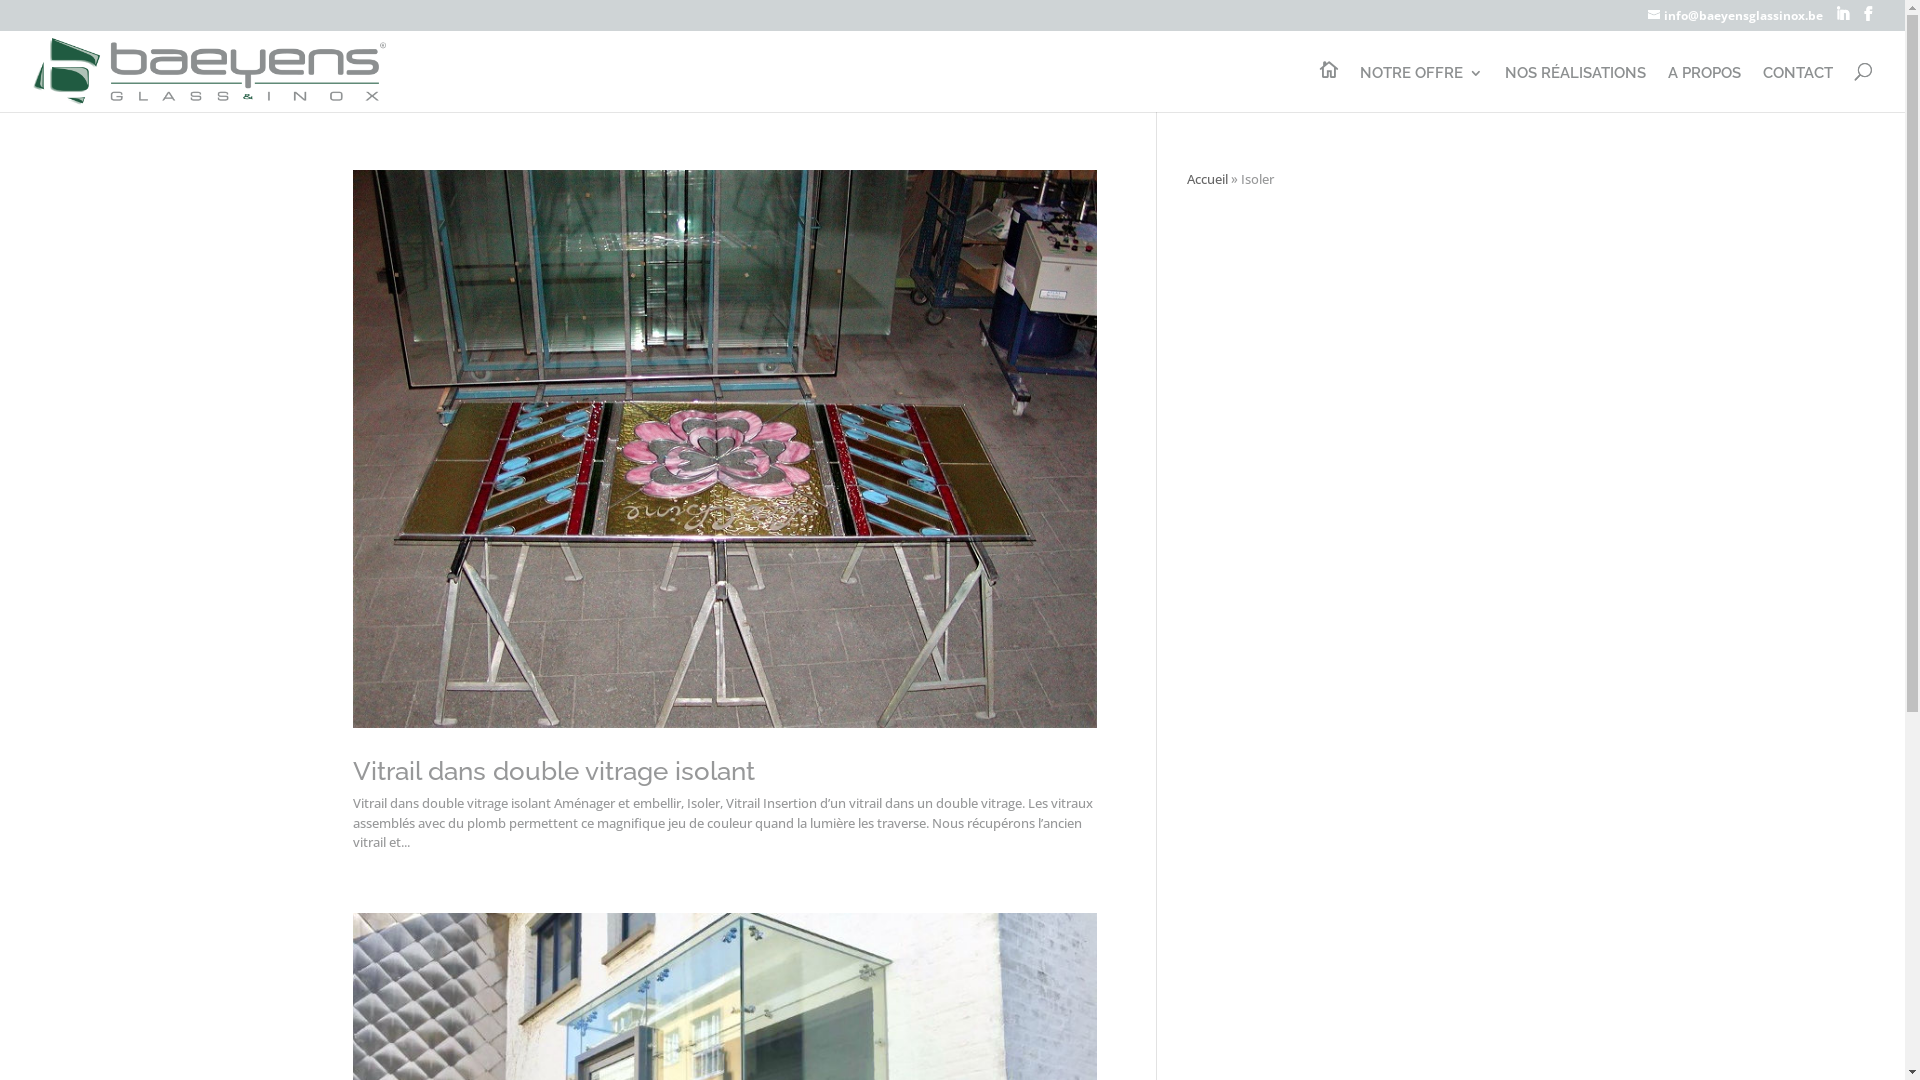 Image resolution: width=1920 pixels, height=1080 pixels. Describe the element at coordinates (1359, 87) in the screenshot. I see `'NOTRE OFFRE'` at that location.